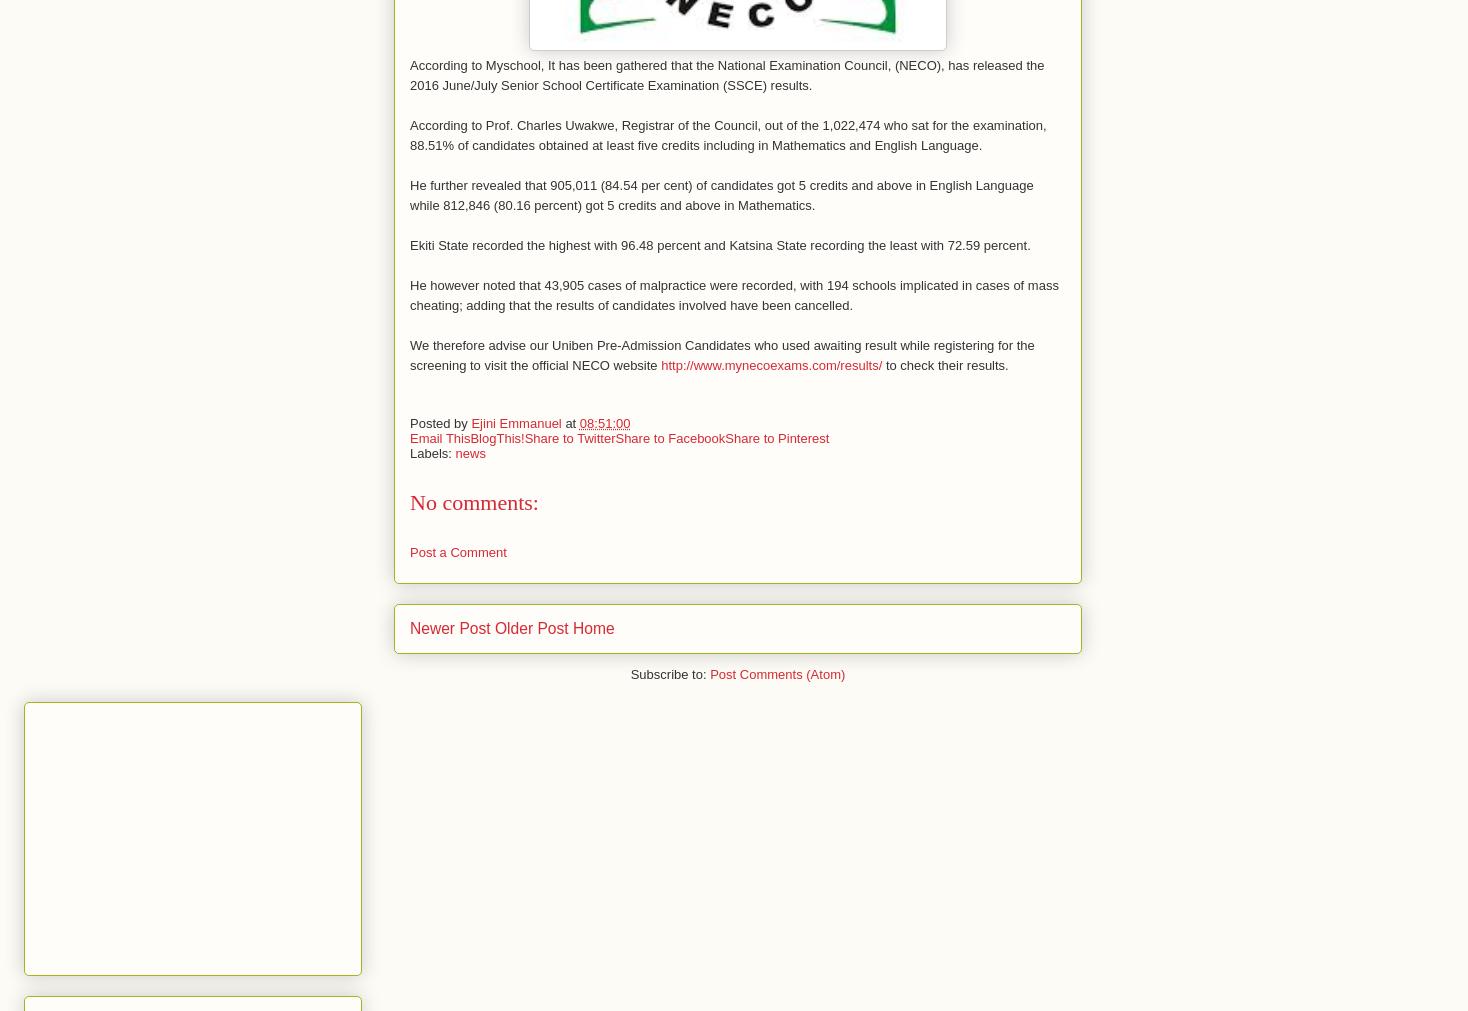 This screenshot has height=1011, width=1468. What do you see at coordinates (470, 421) in the screenshot?
I see `'Ejini Emmanuel'` at bounding box center [470, 421].